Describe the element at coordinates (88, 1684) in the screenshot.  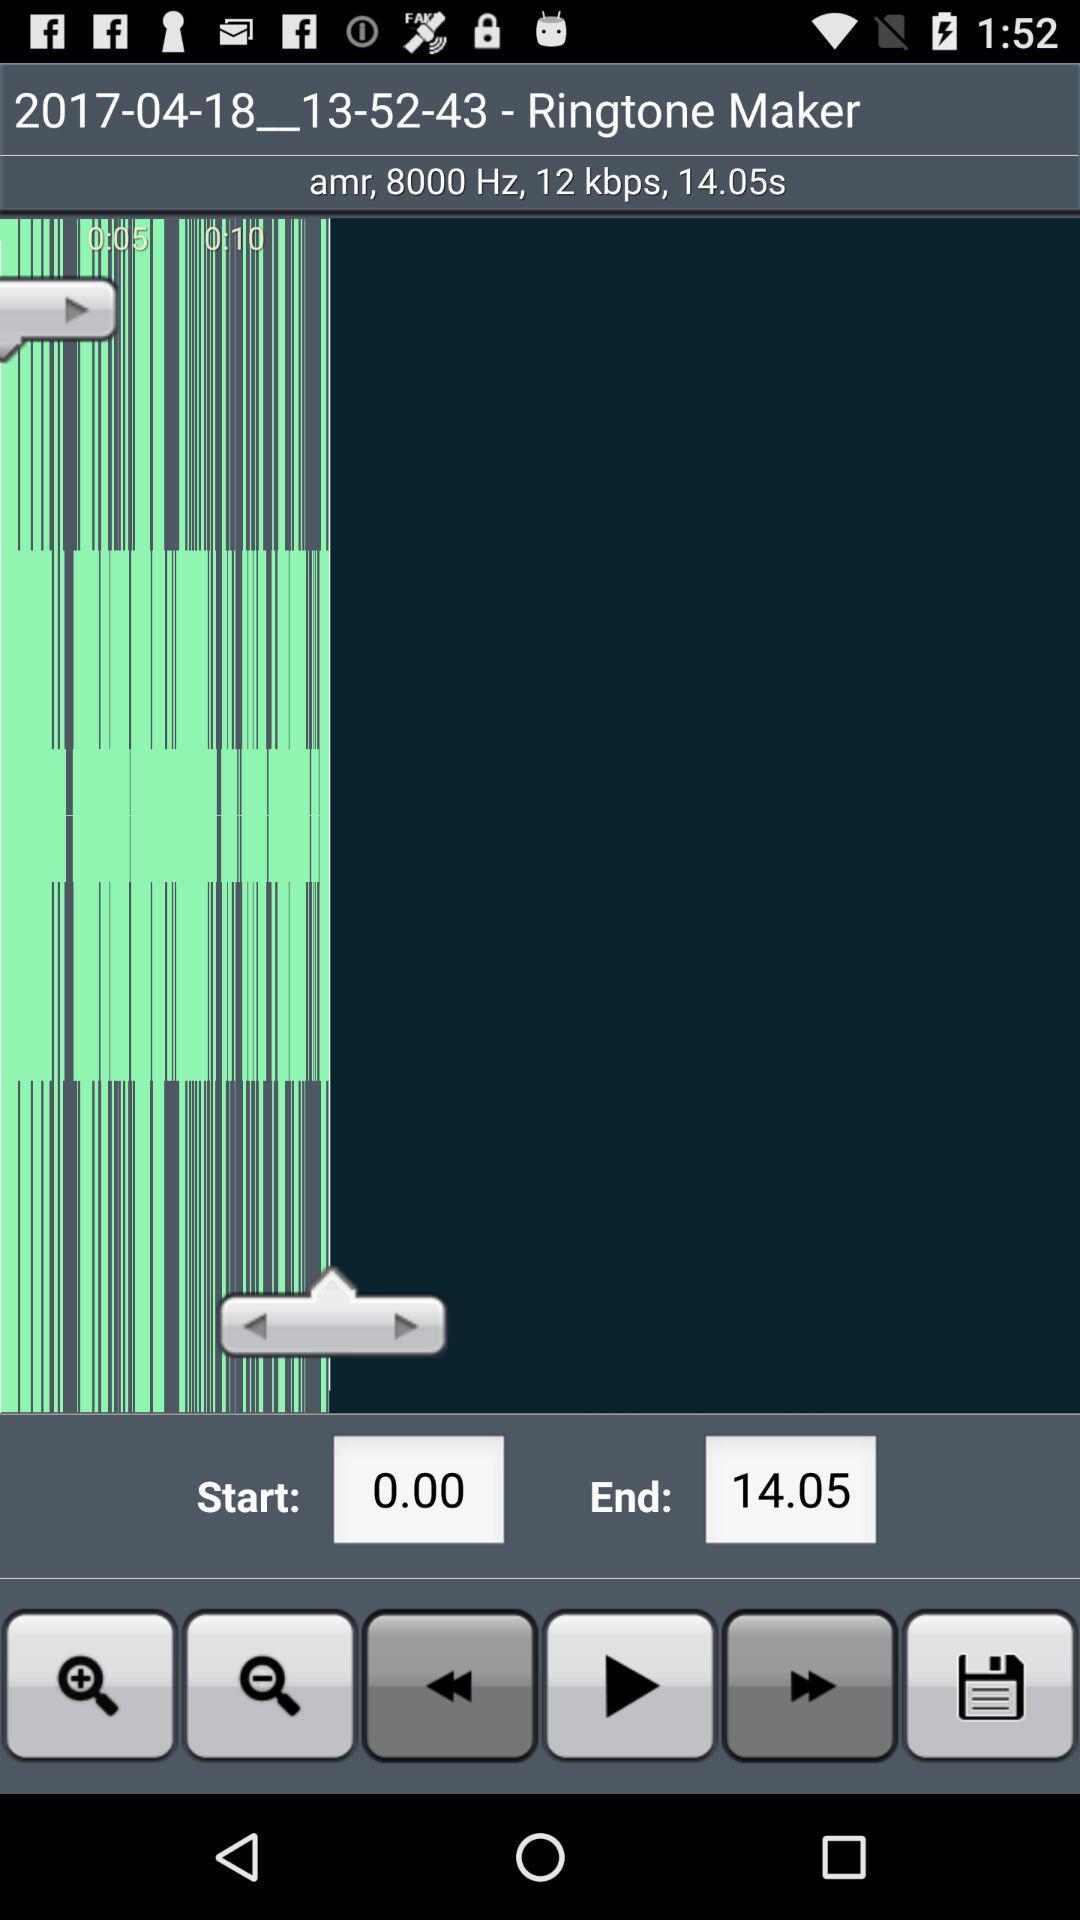
I see `zoom in` at that location.